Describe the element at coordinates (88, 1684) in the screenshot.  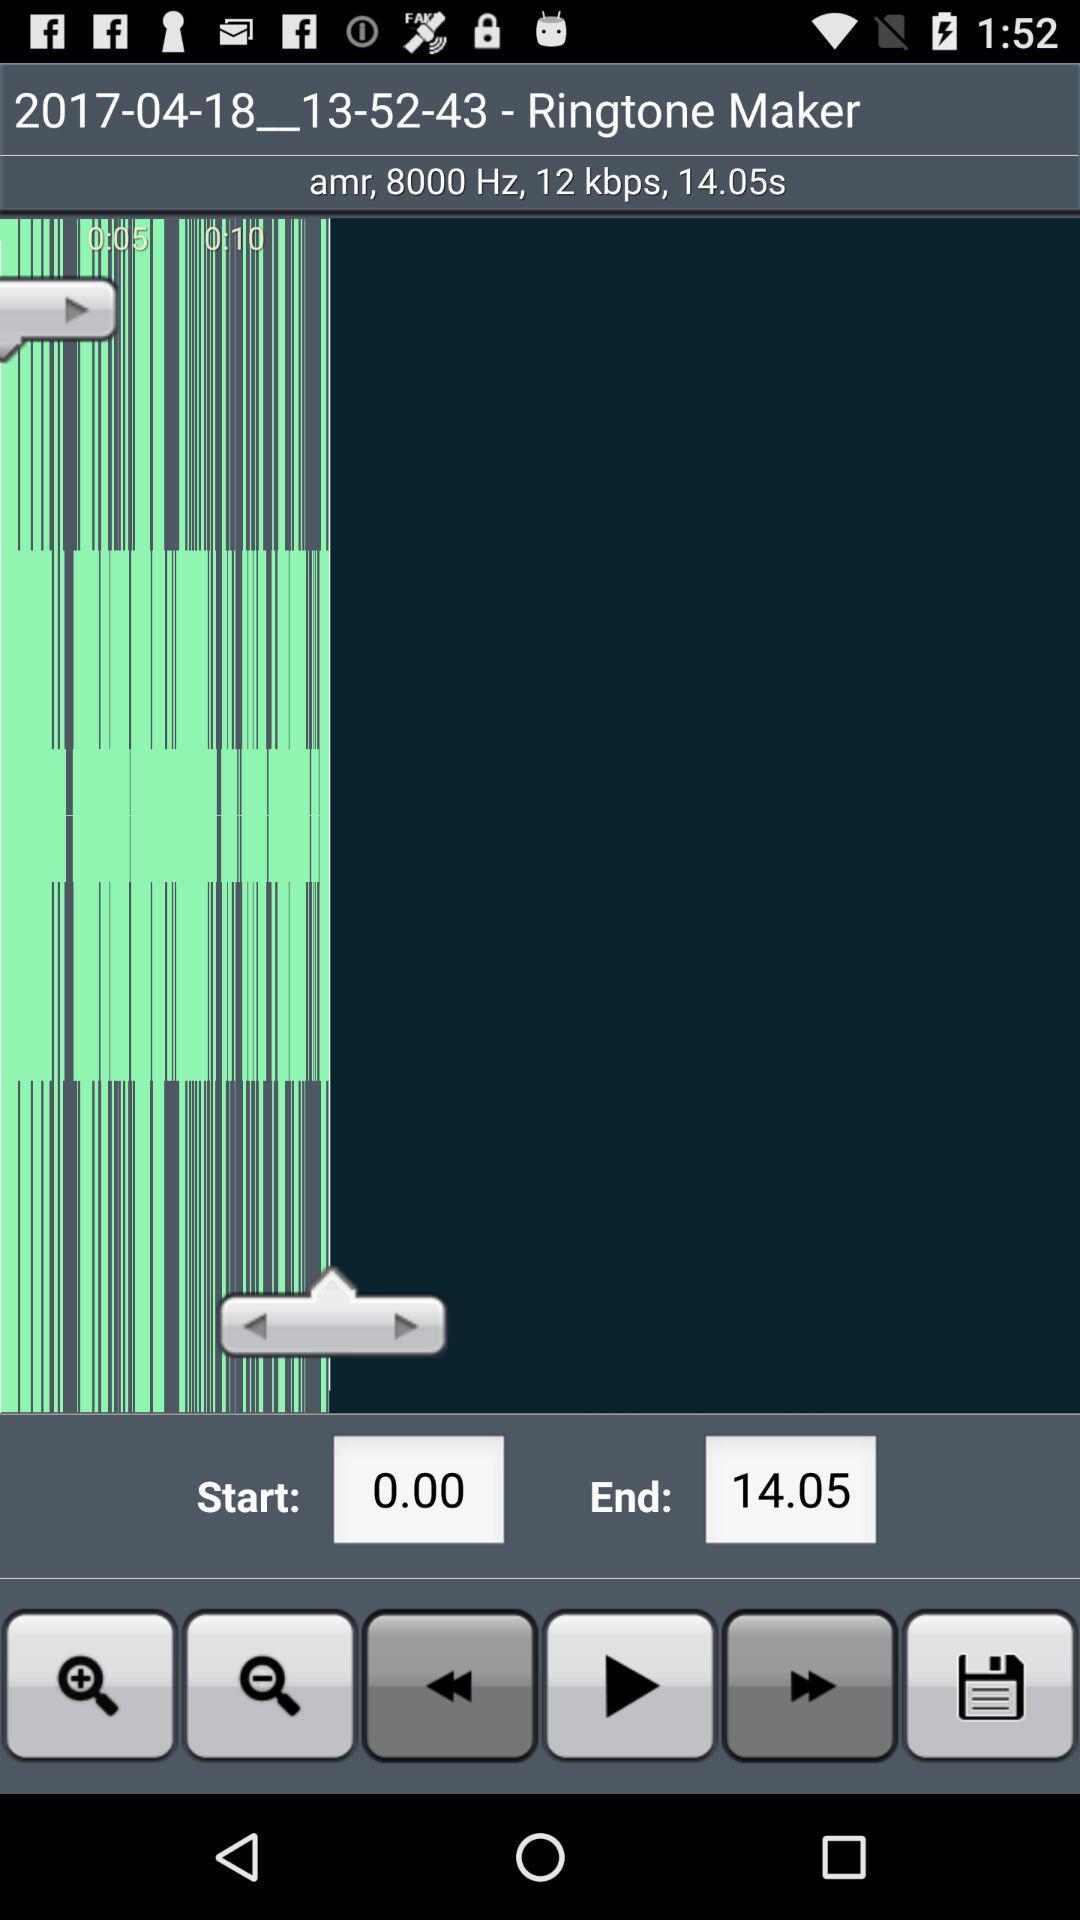
I see `zoom in` at that location.